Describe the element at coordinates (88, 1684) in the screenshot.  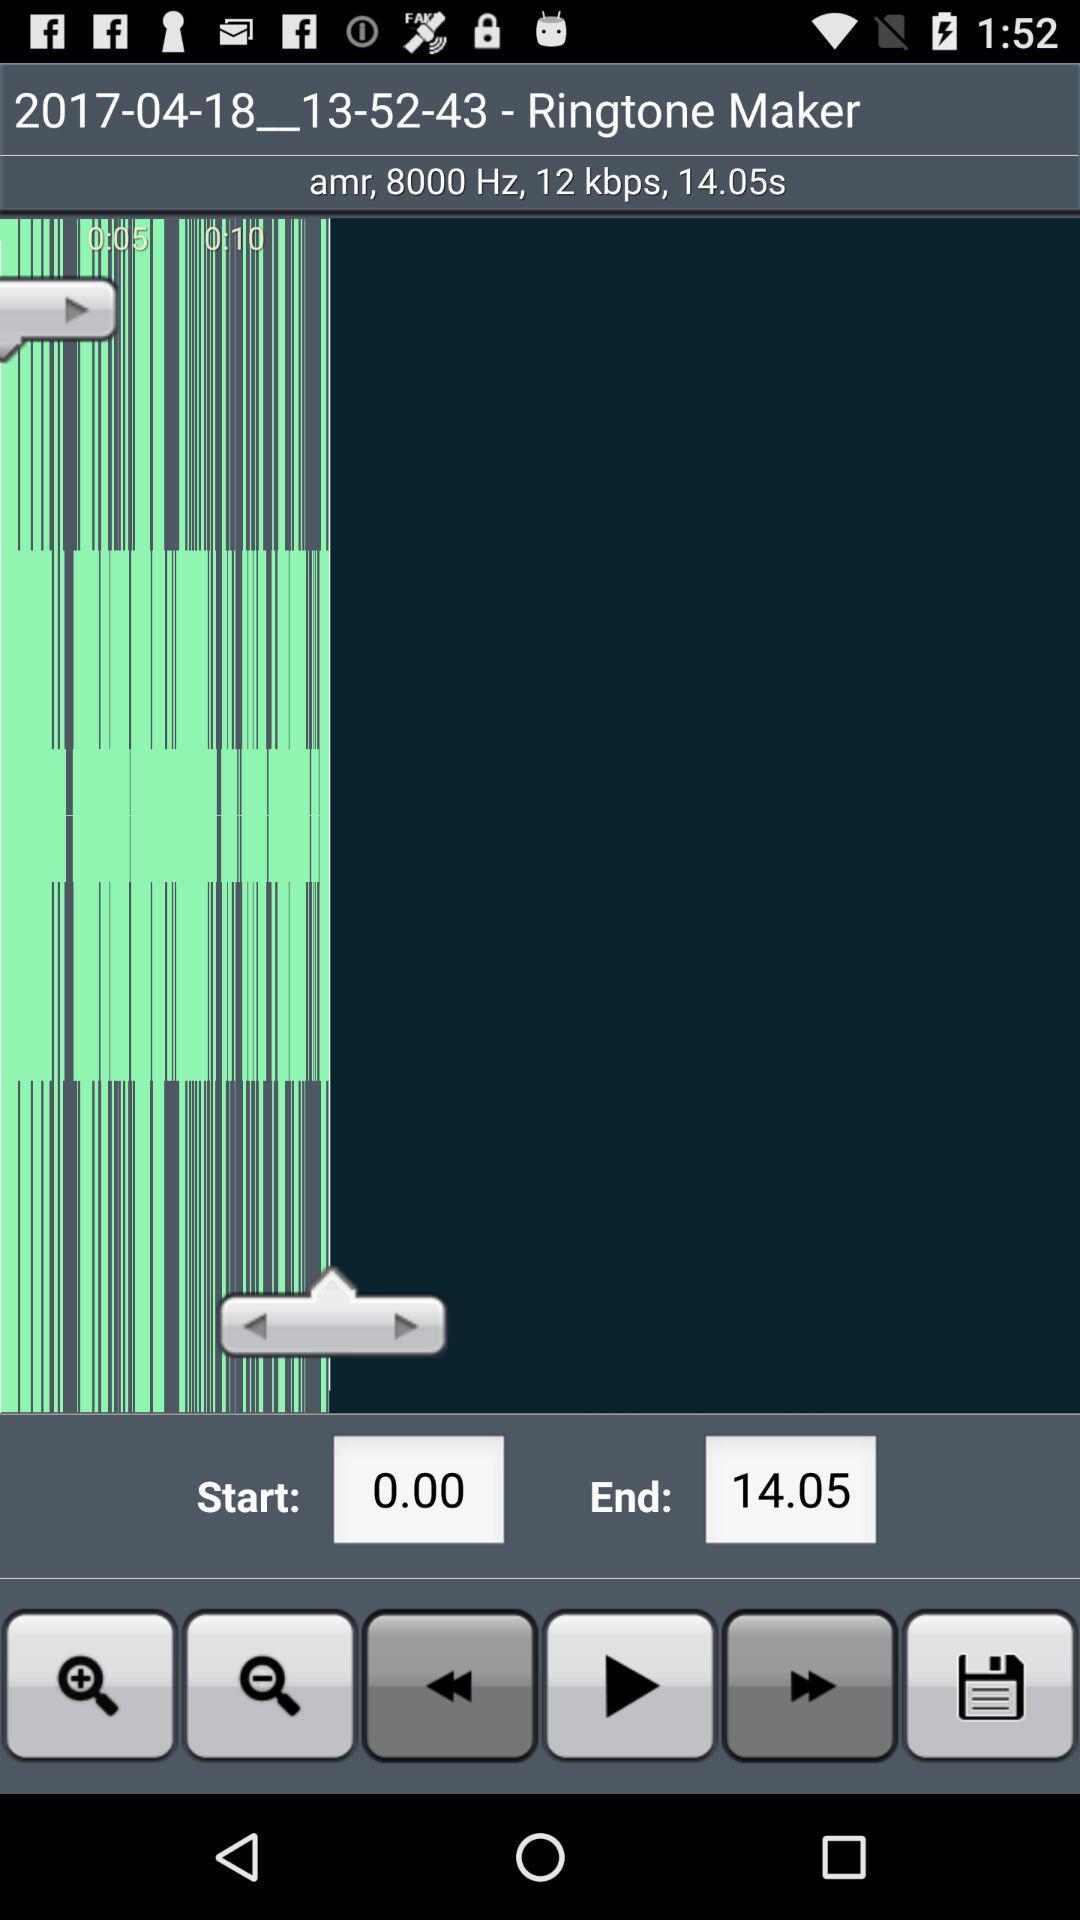
I see `zoom in` at that location.